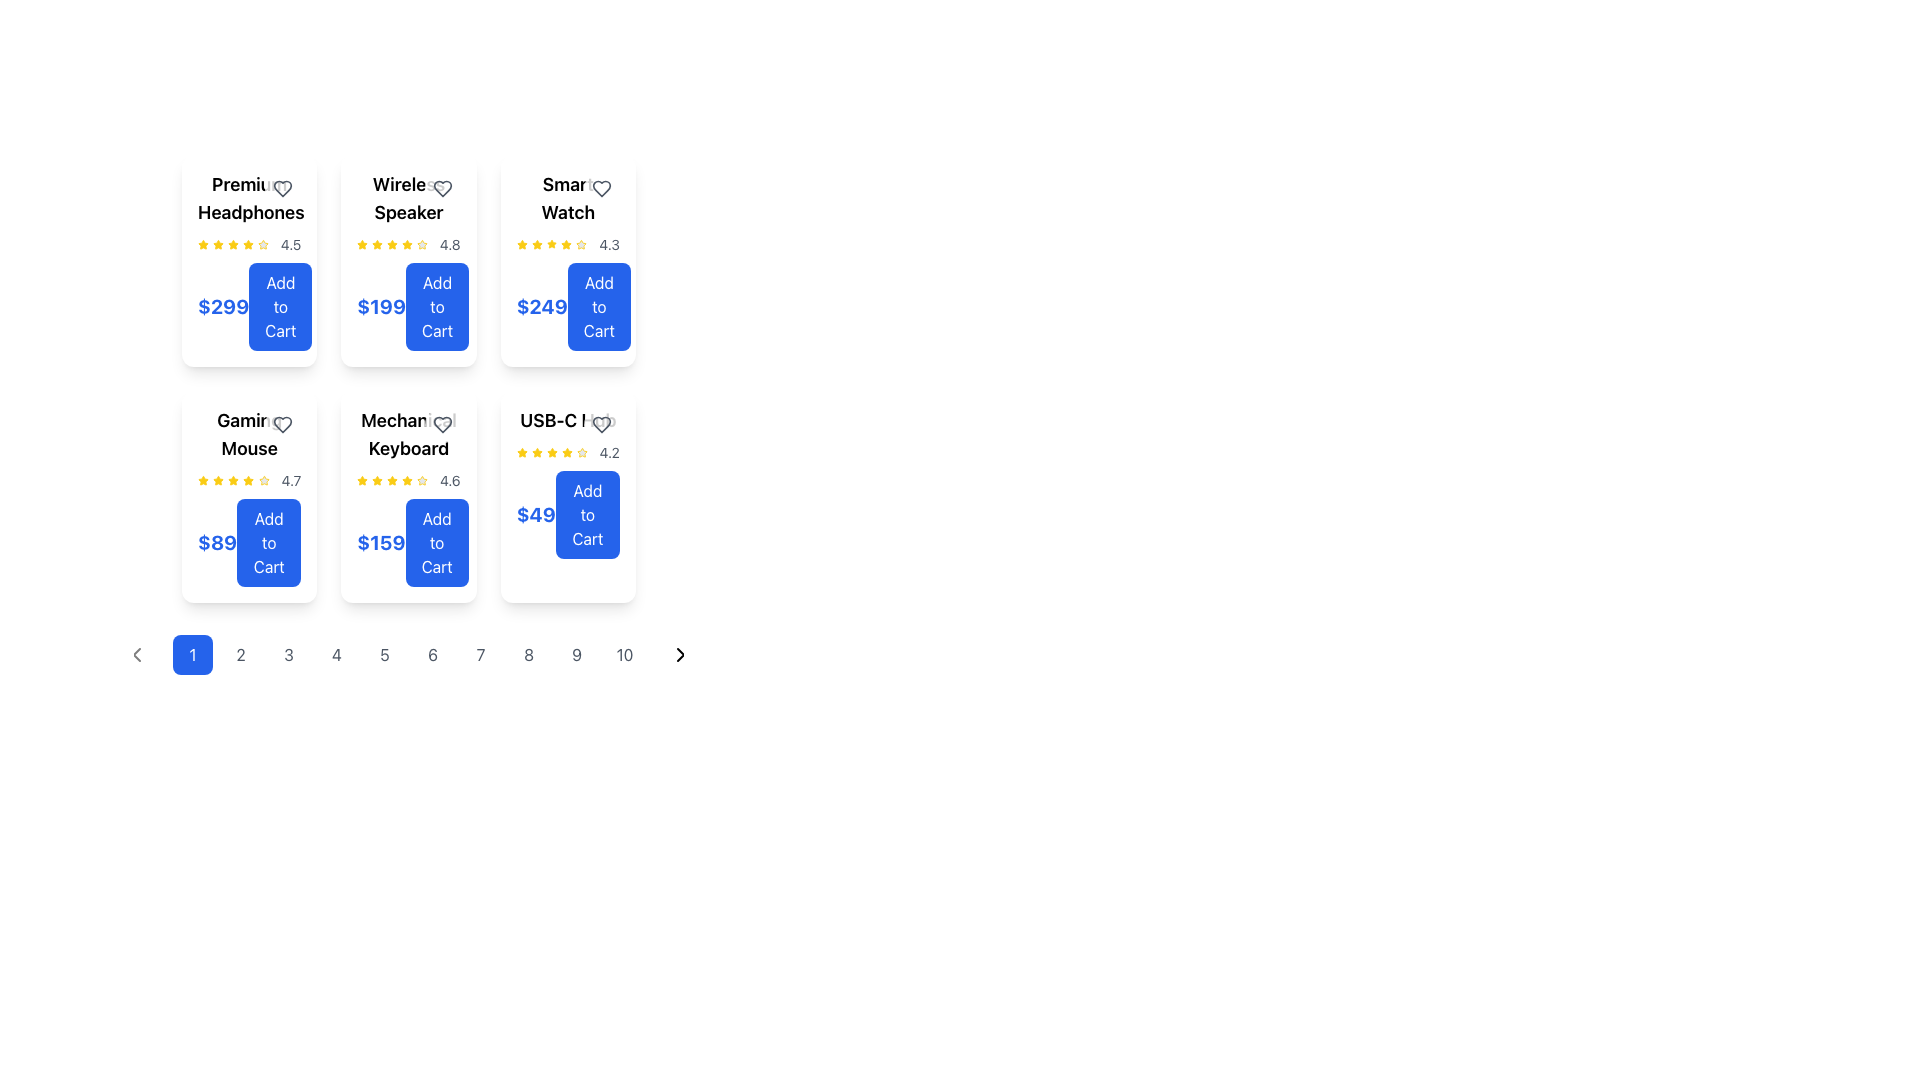  I want to click on the price indicator label located below the star rating and above the 'Add to Cart' button in the 'Mechanical Keyboard' card, which is positioned in the second row, third column of the product display grid, so click(381, 543).